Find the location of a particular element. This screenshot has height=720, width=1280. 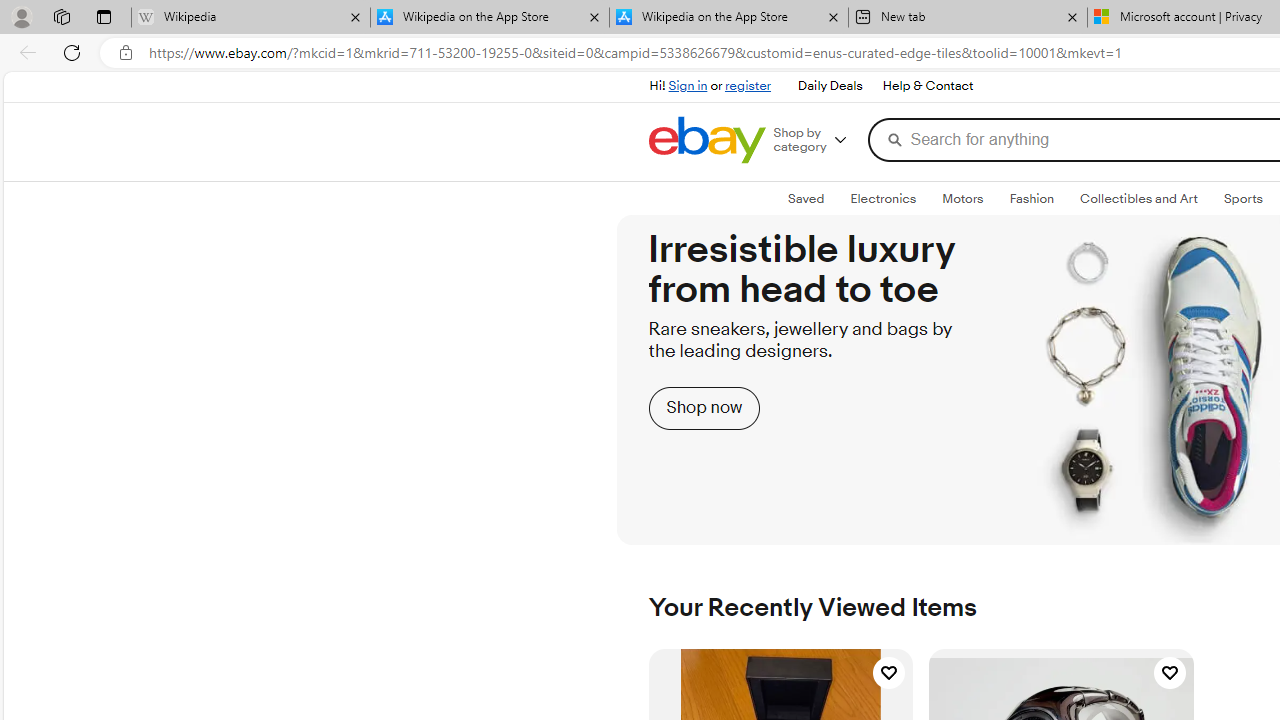

'Daily Deals' is located at coordinates (829, 85).